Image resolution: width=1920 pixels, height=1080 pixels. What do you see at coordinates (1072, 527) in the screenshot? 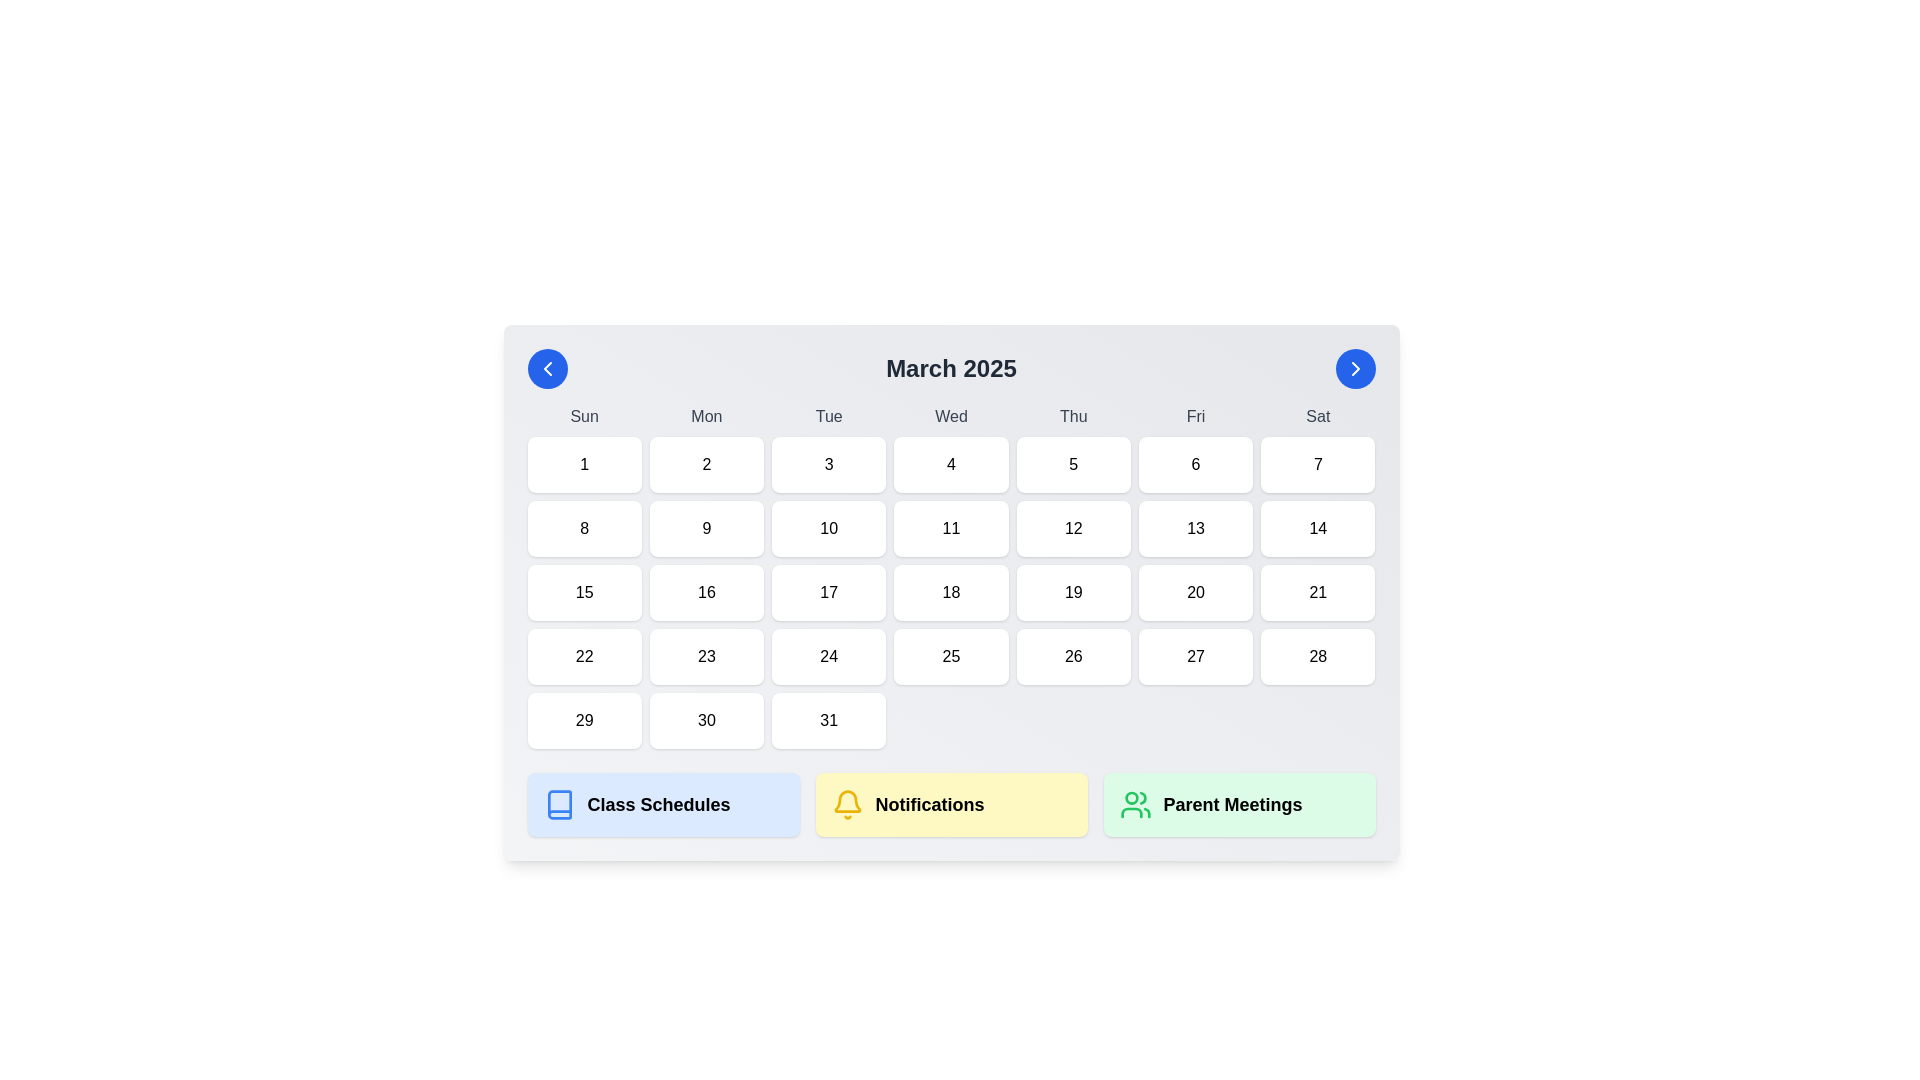
I see `the calendar date cell displaying the number '12' under the 'Thu' header` at bounding box center [1072, 527].